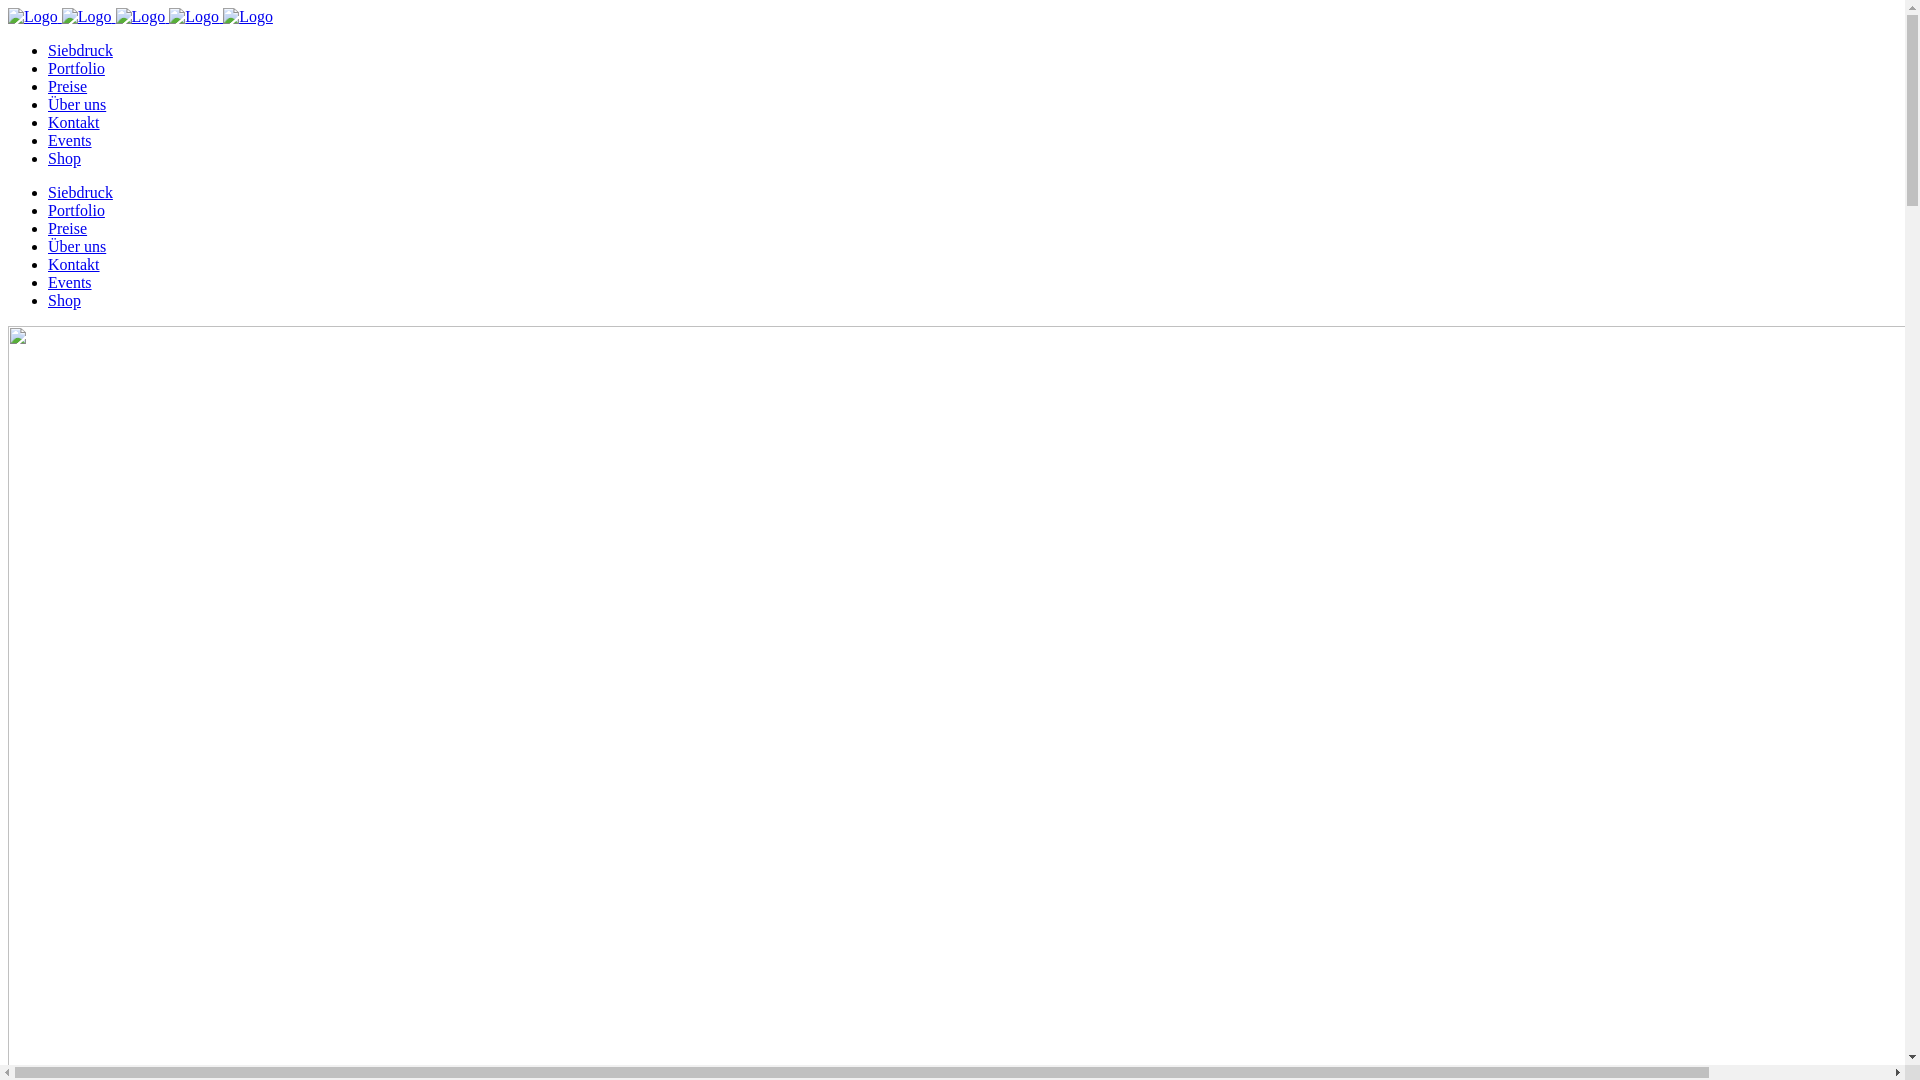  Describe the element at coordinates (76, 67) in the screenshot. I see `'Portfolio'` at that location.